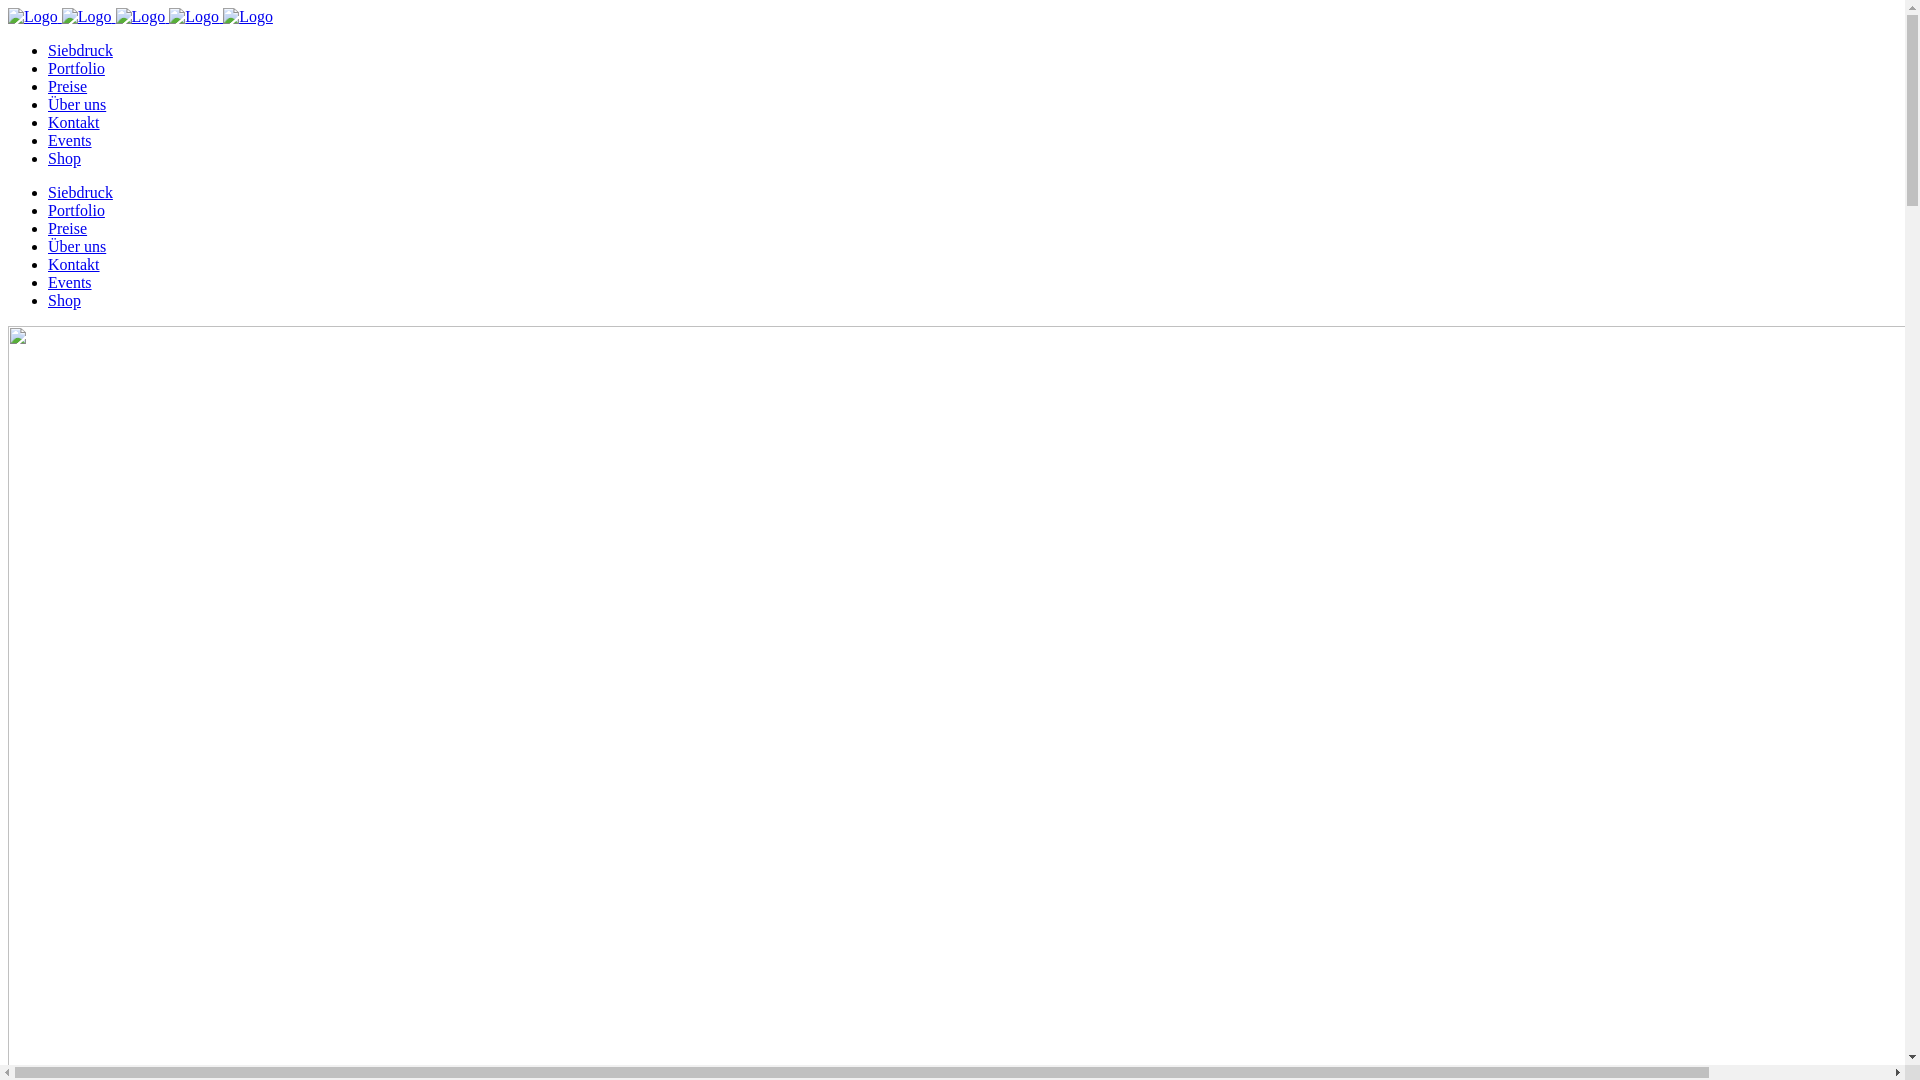  Describe the element at coordinates (76, 67) in the screenshot. I see `'Portfolio'` at that location.